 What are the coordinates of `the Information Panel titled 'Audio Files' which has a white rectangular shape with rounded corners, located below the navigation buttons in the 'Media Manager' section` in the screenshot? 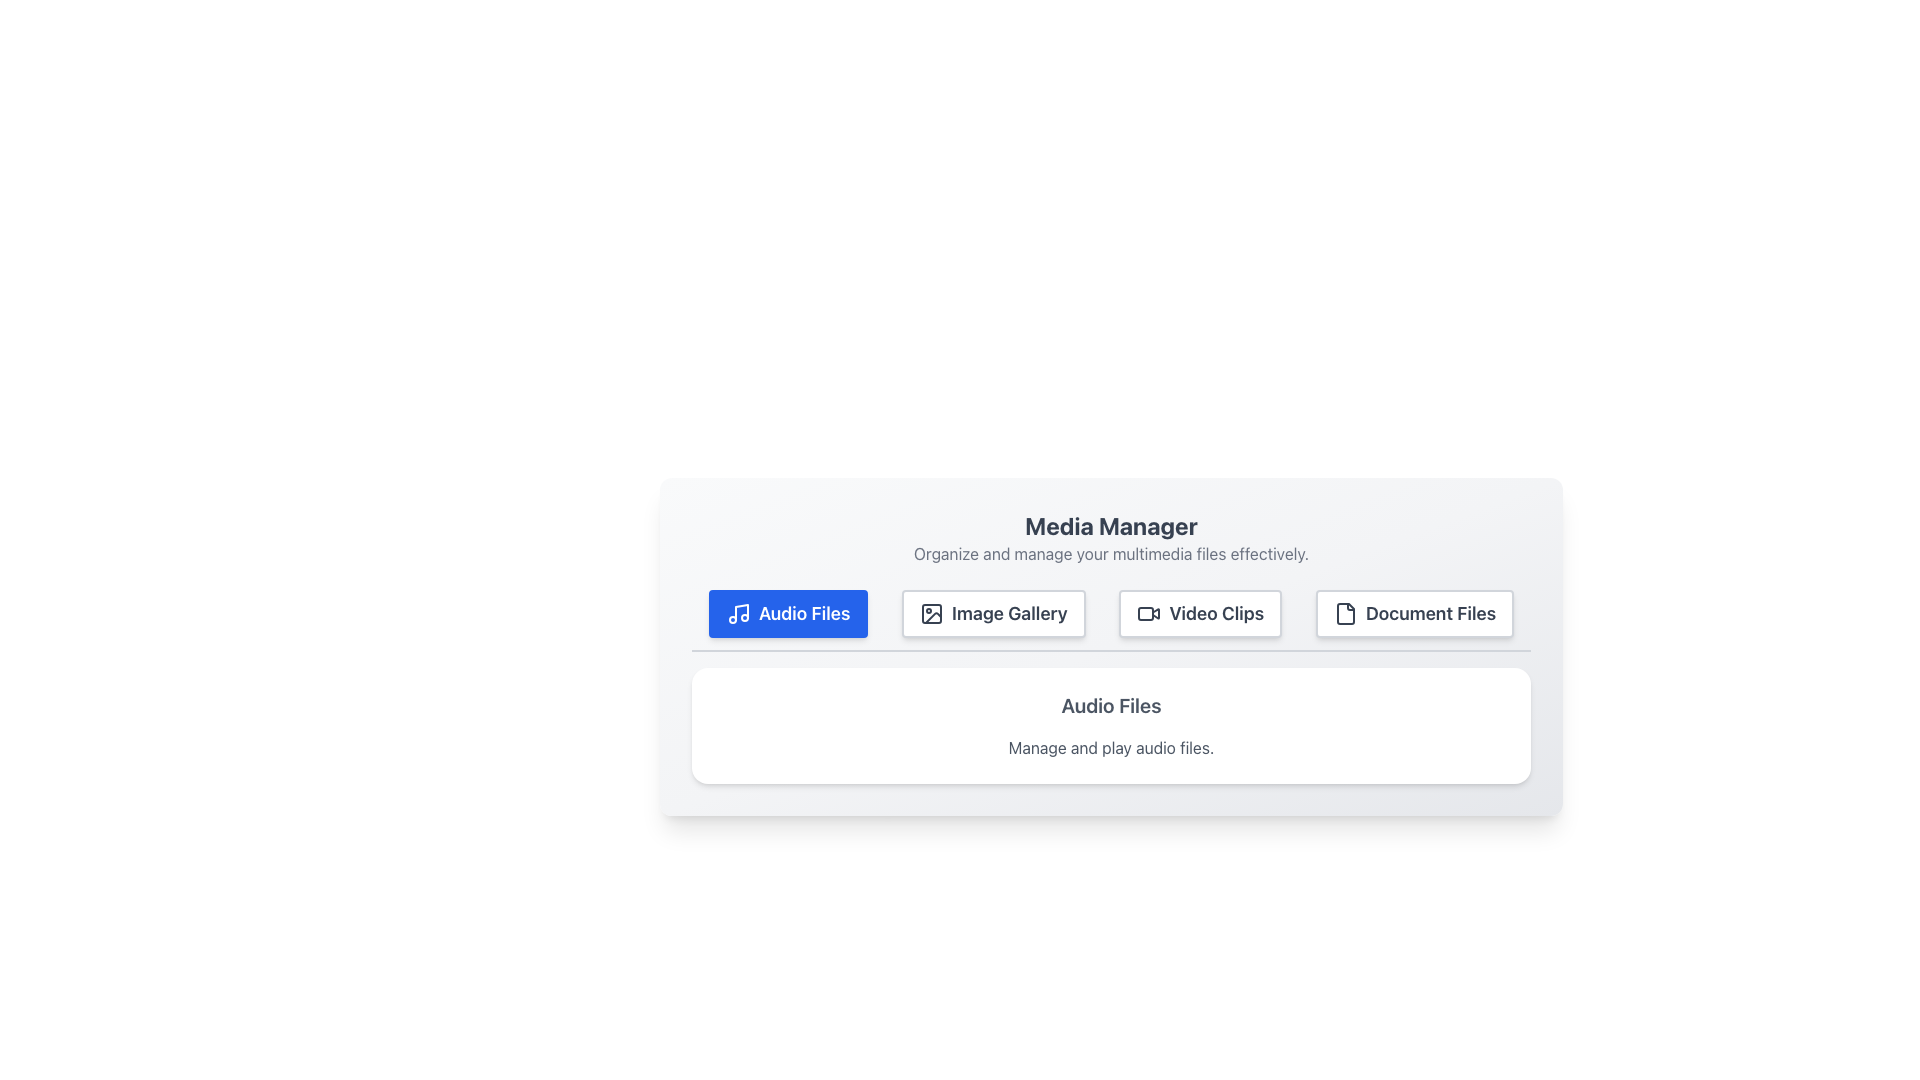 It's located at (1110, 725).